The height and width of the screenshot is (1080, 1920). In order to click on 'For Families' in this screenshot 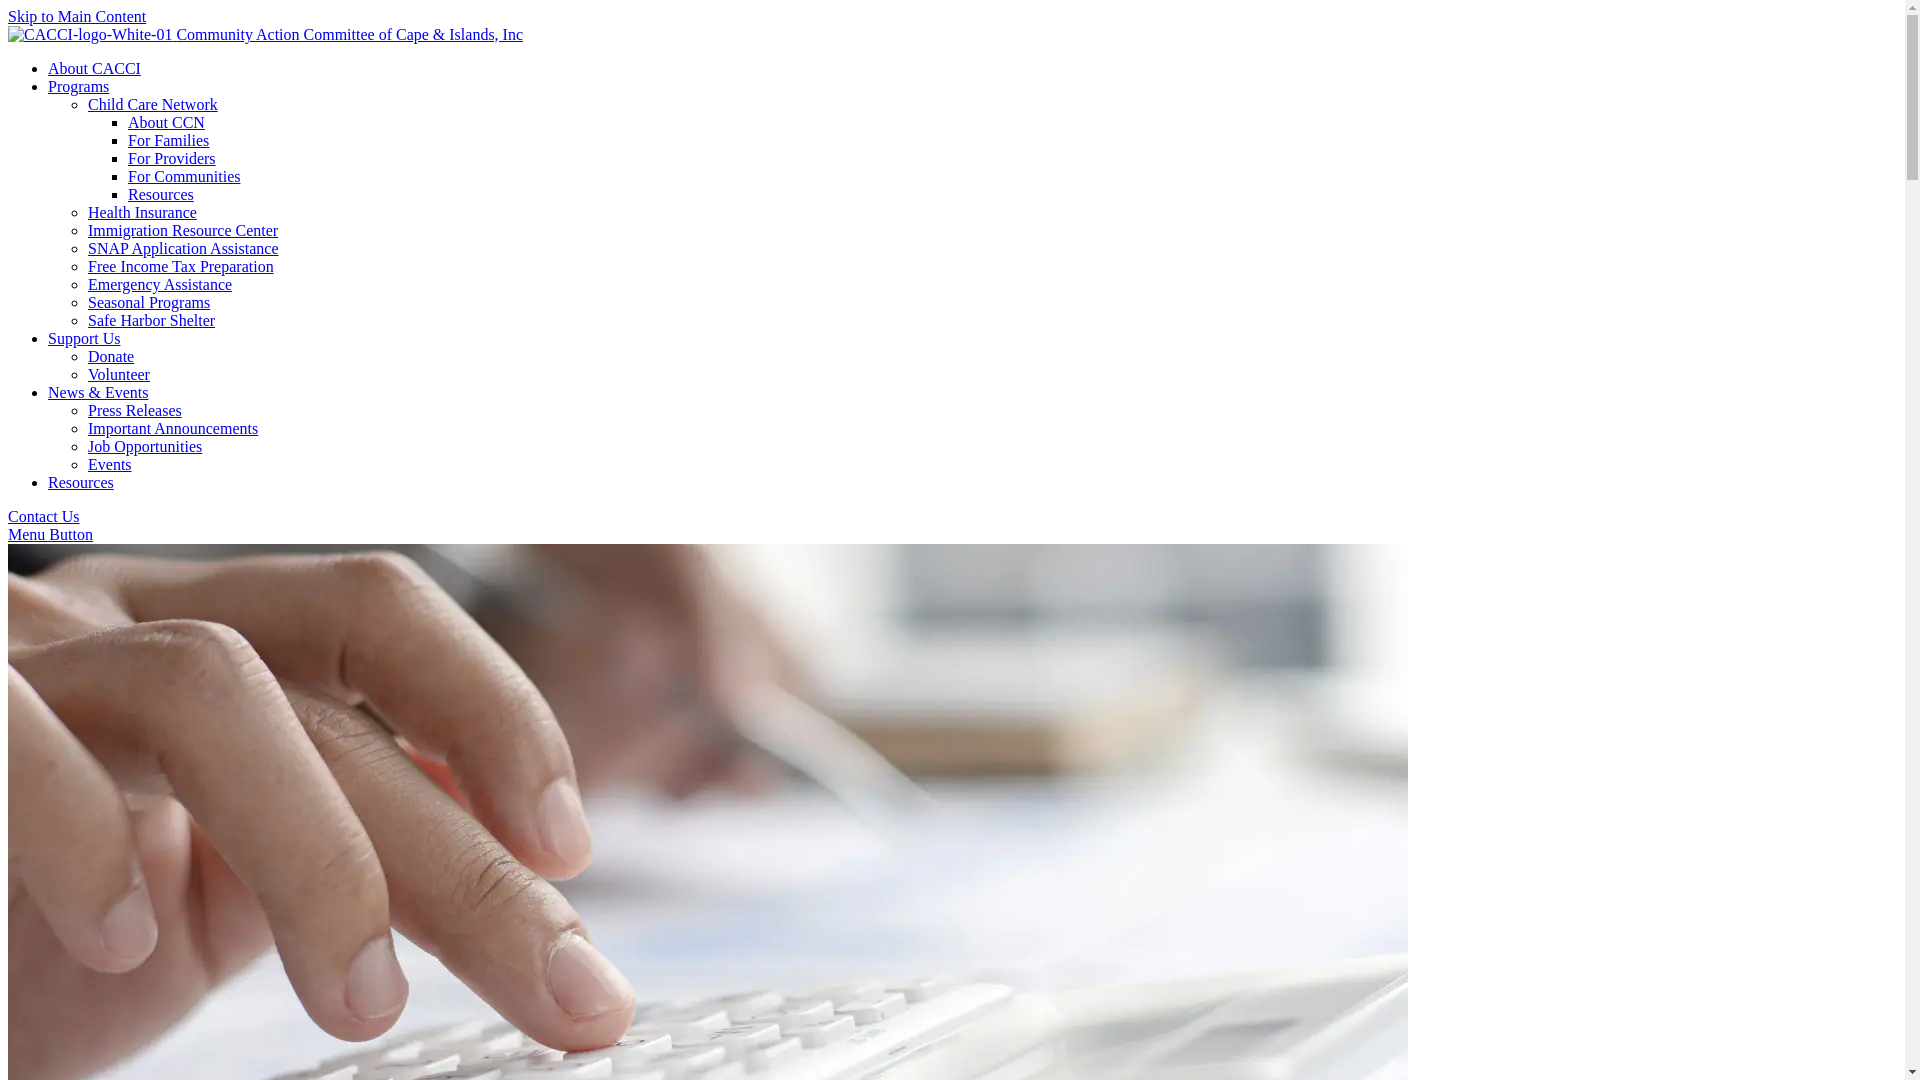, I will do `click(168, 139)`.